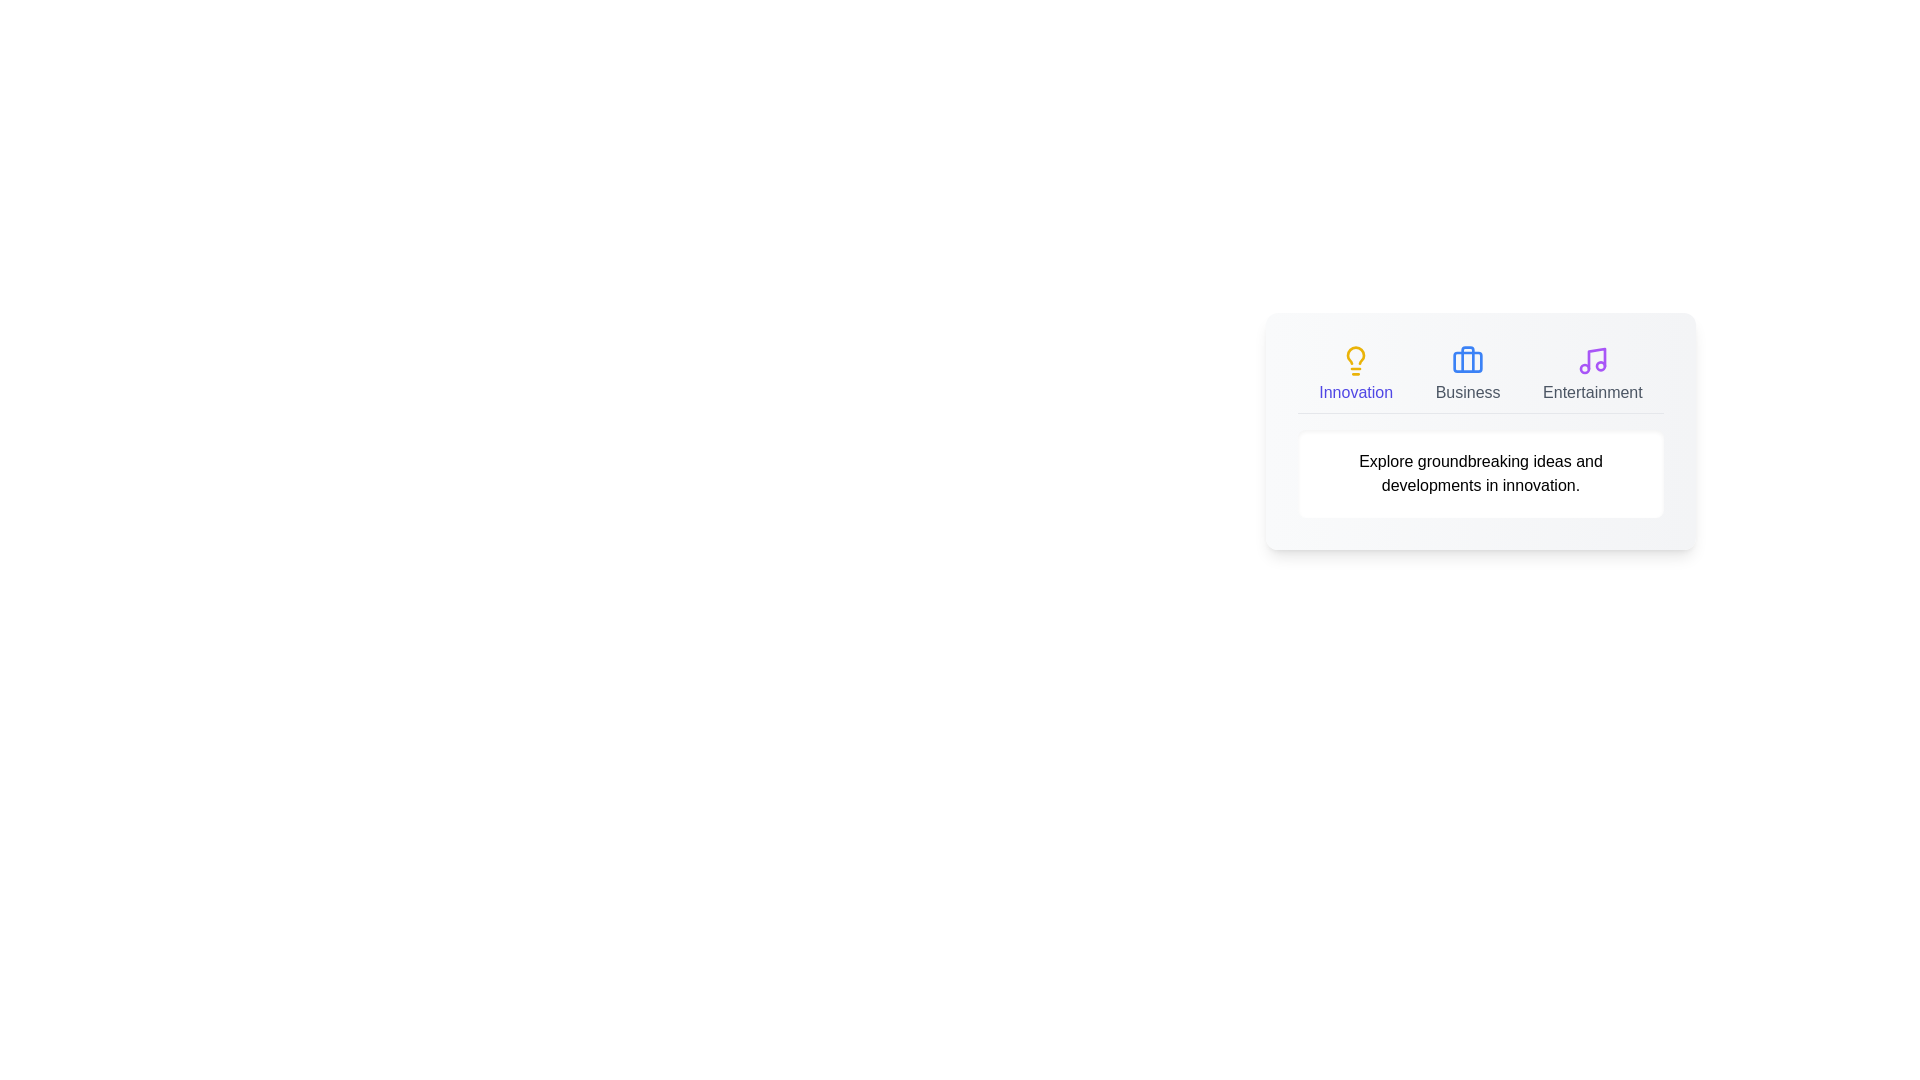 This screenshot has width=1920, height=1080. Describe the element at coordinates (1591, 374) in the screenshot. I see `the Entertainment tab to view its content` at that location.